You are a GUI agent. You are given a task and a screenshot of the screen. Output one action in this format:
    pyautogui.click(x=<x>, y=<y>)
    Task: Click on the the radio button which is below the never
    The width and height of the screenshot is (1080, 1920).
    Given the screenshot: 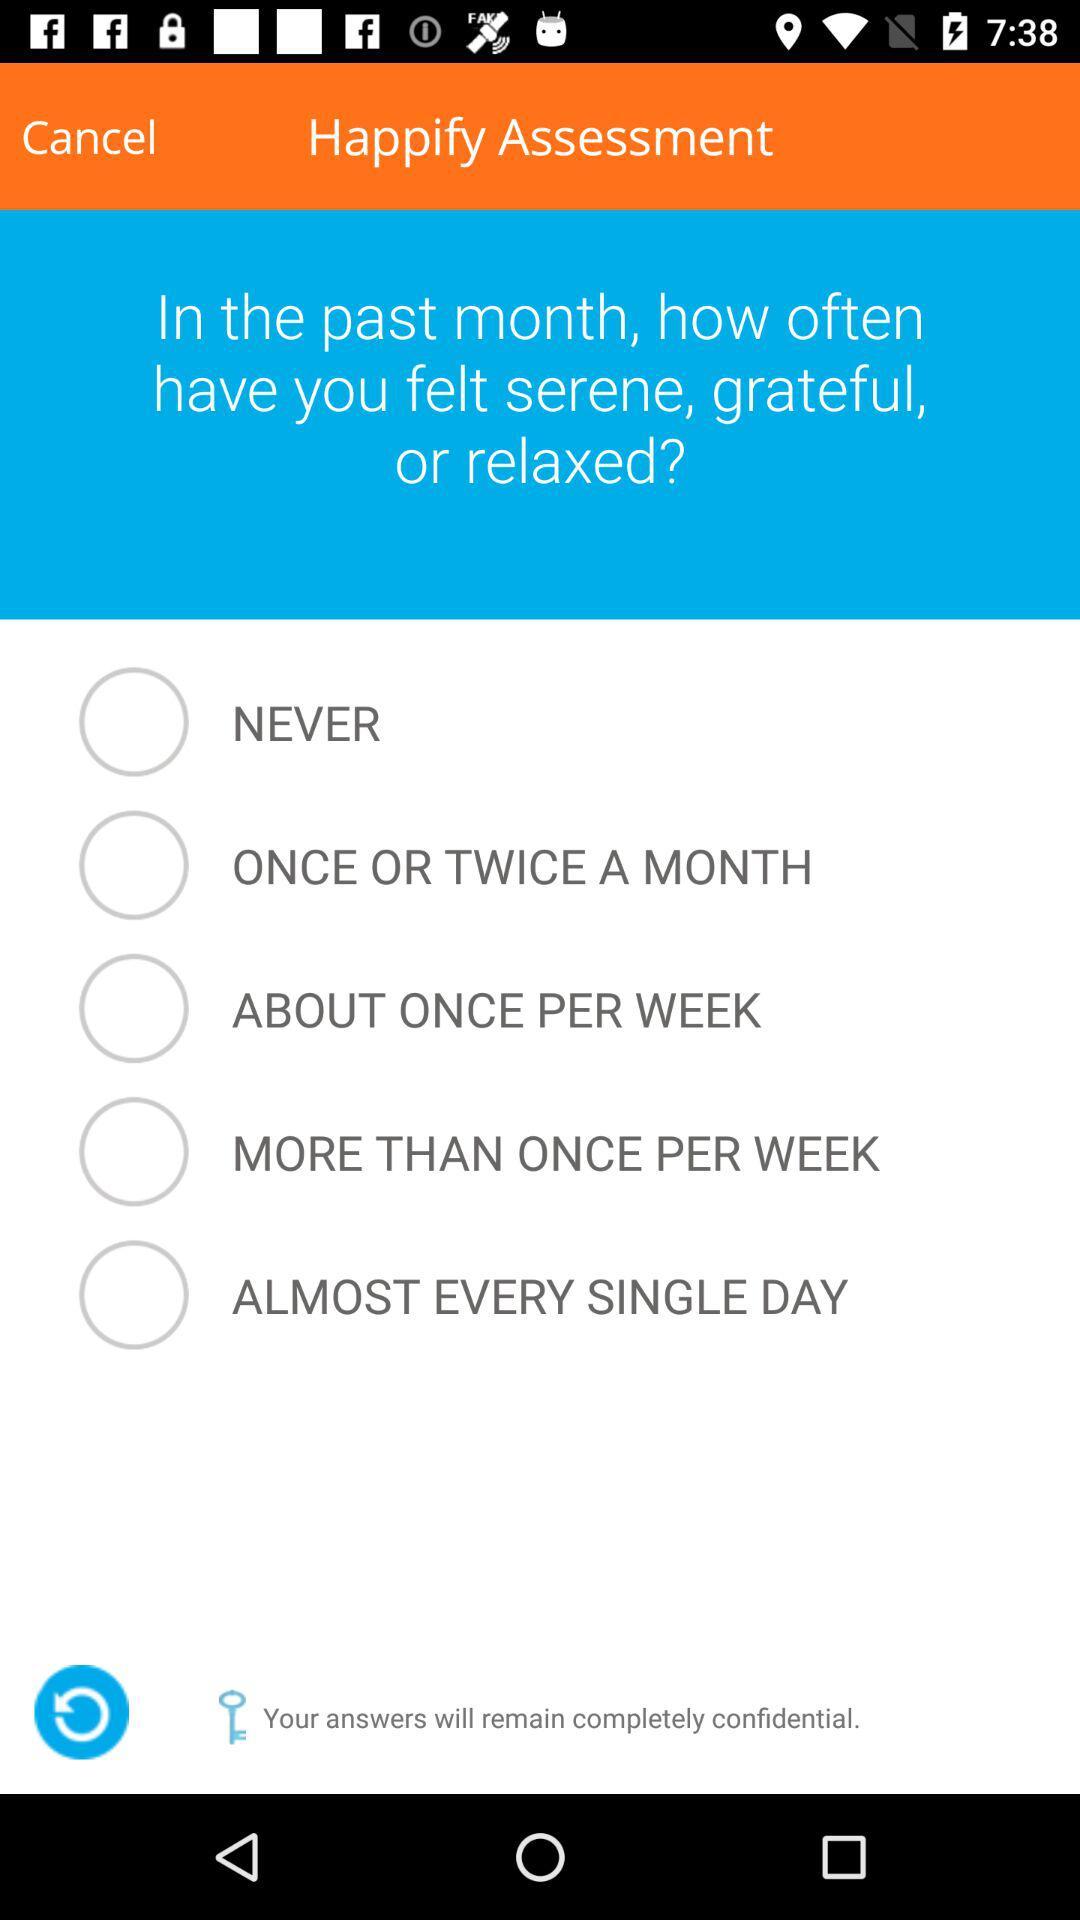 What is the action you would take?
    pyautogui.click(x=545, y=865)
    